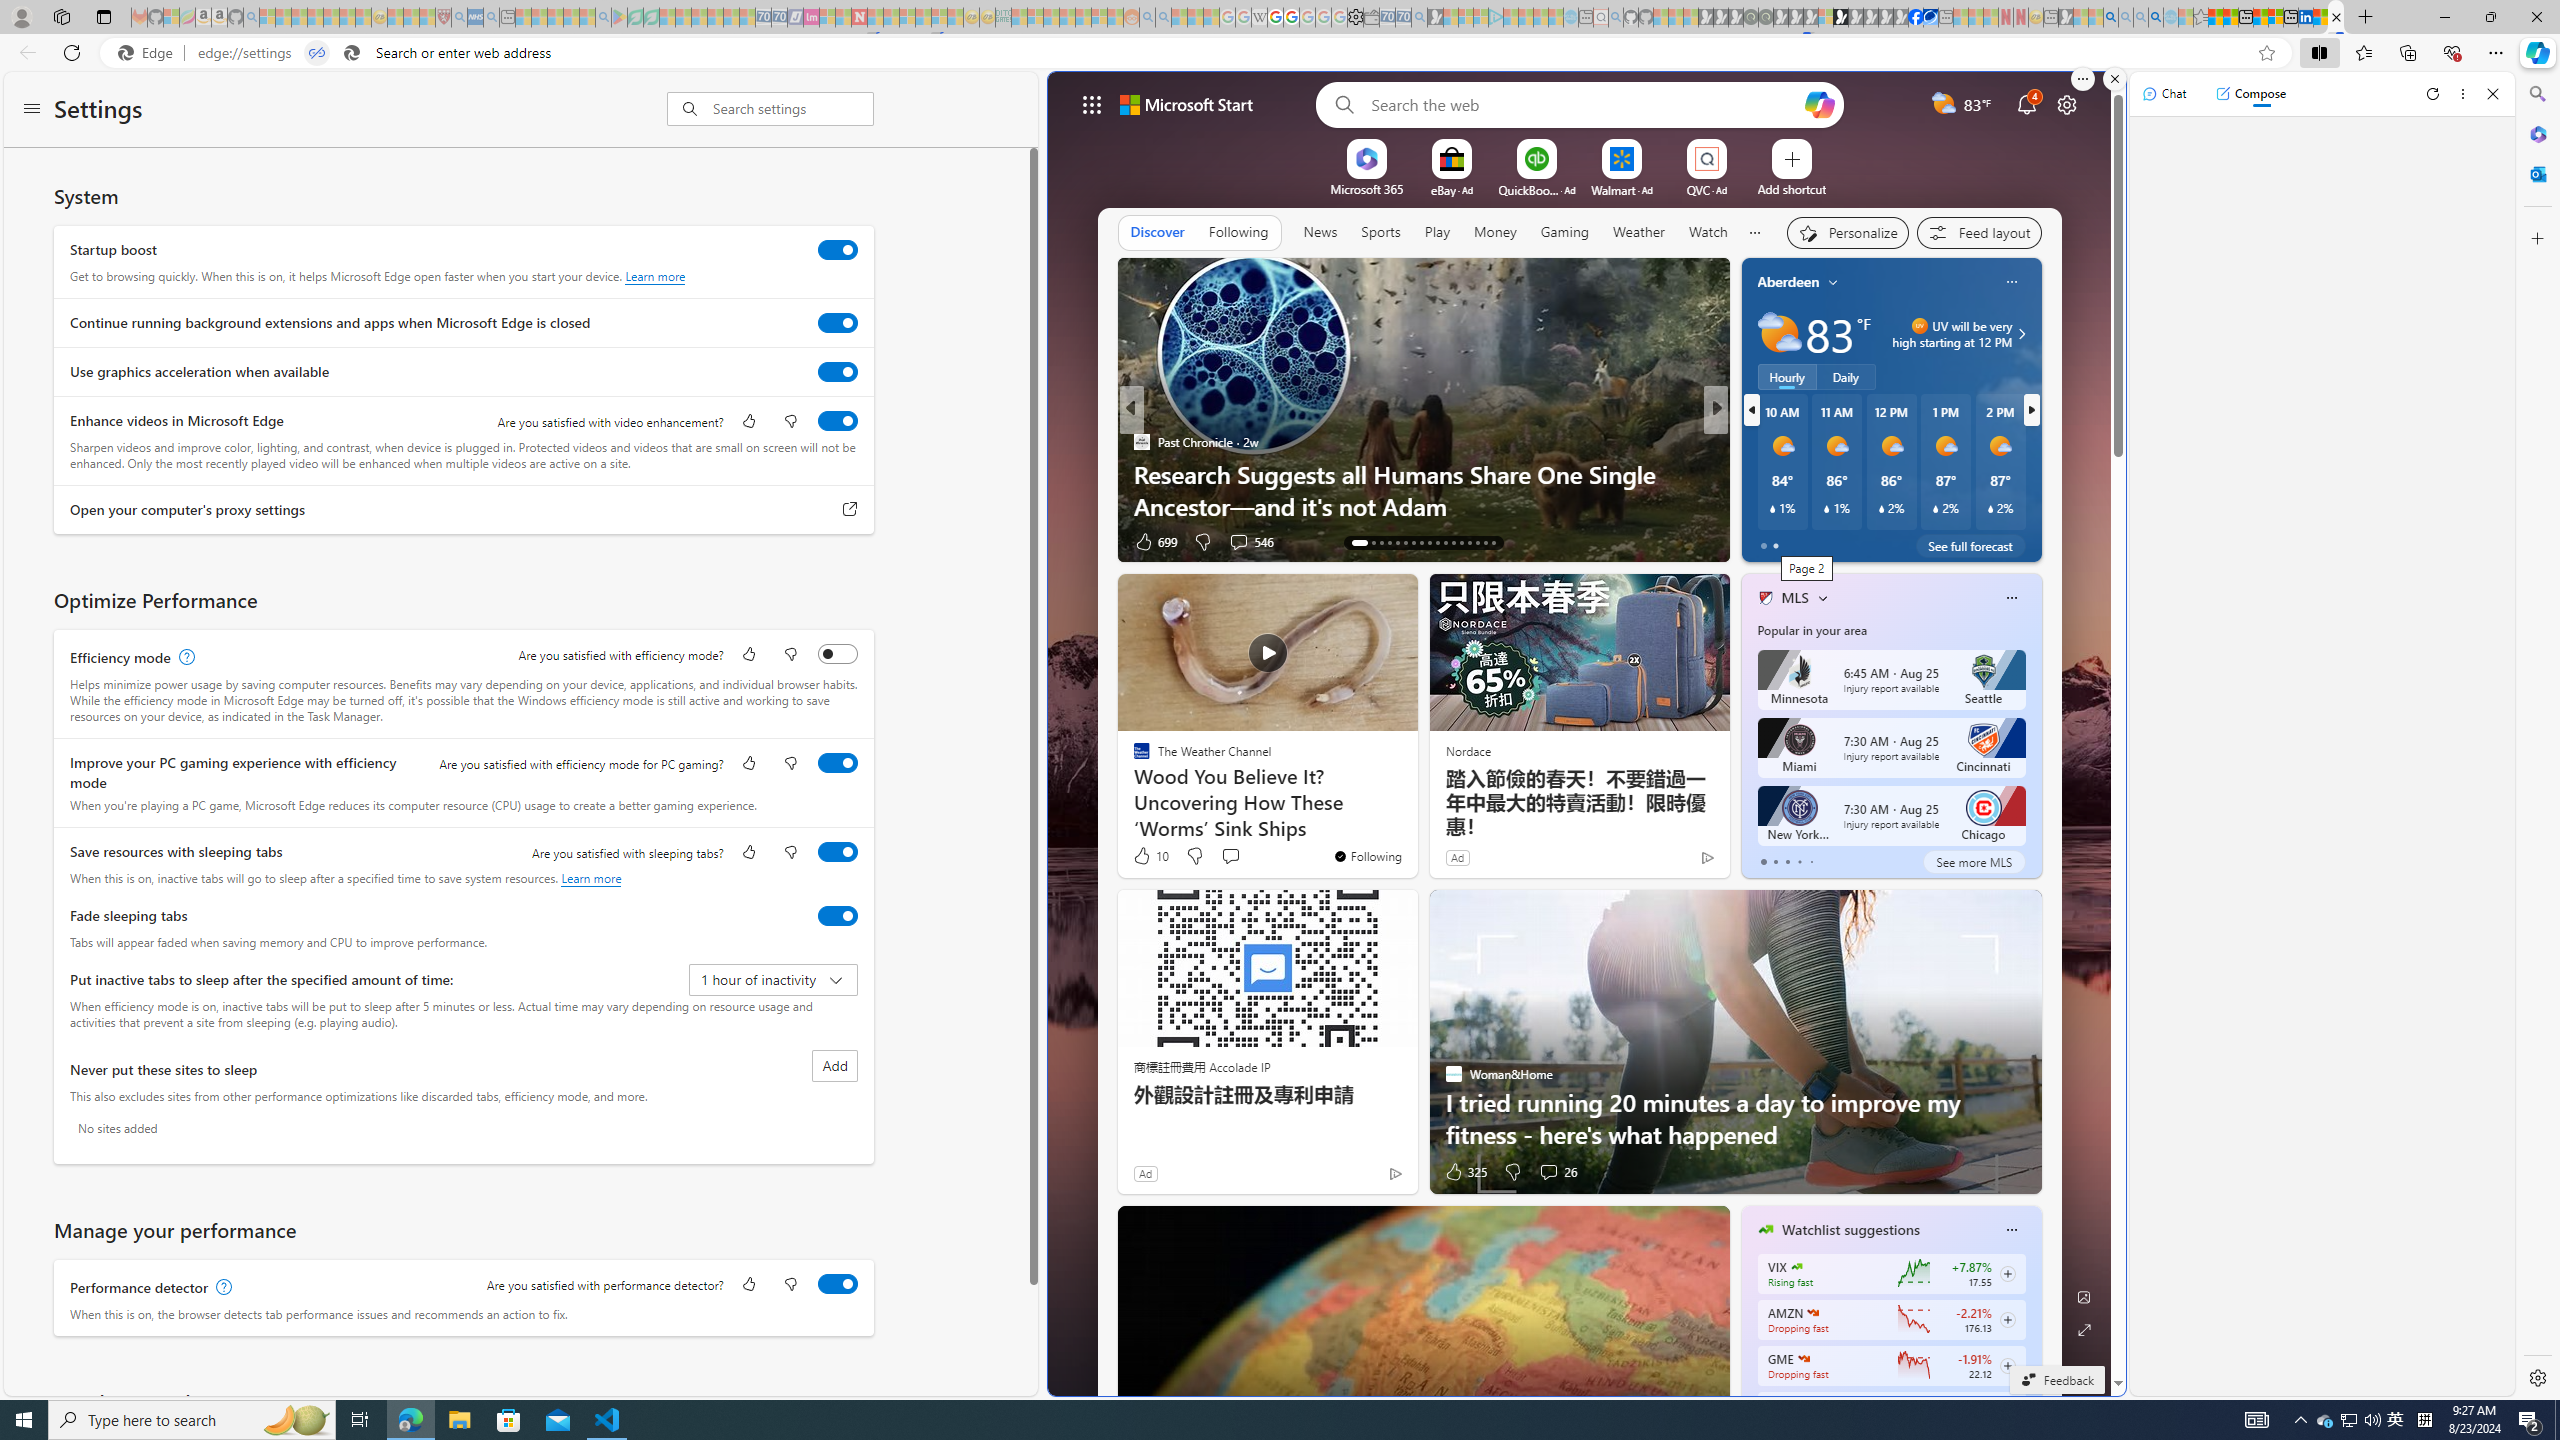 This screenshot has height=1440, width=2560. I want to click on 'Bluey: Let', so click(619, 16).